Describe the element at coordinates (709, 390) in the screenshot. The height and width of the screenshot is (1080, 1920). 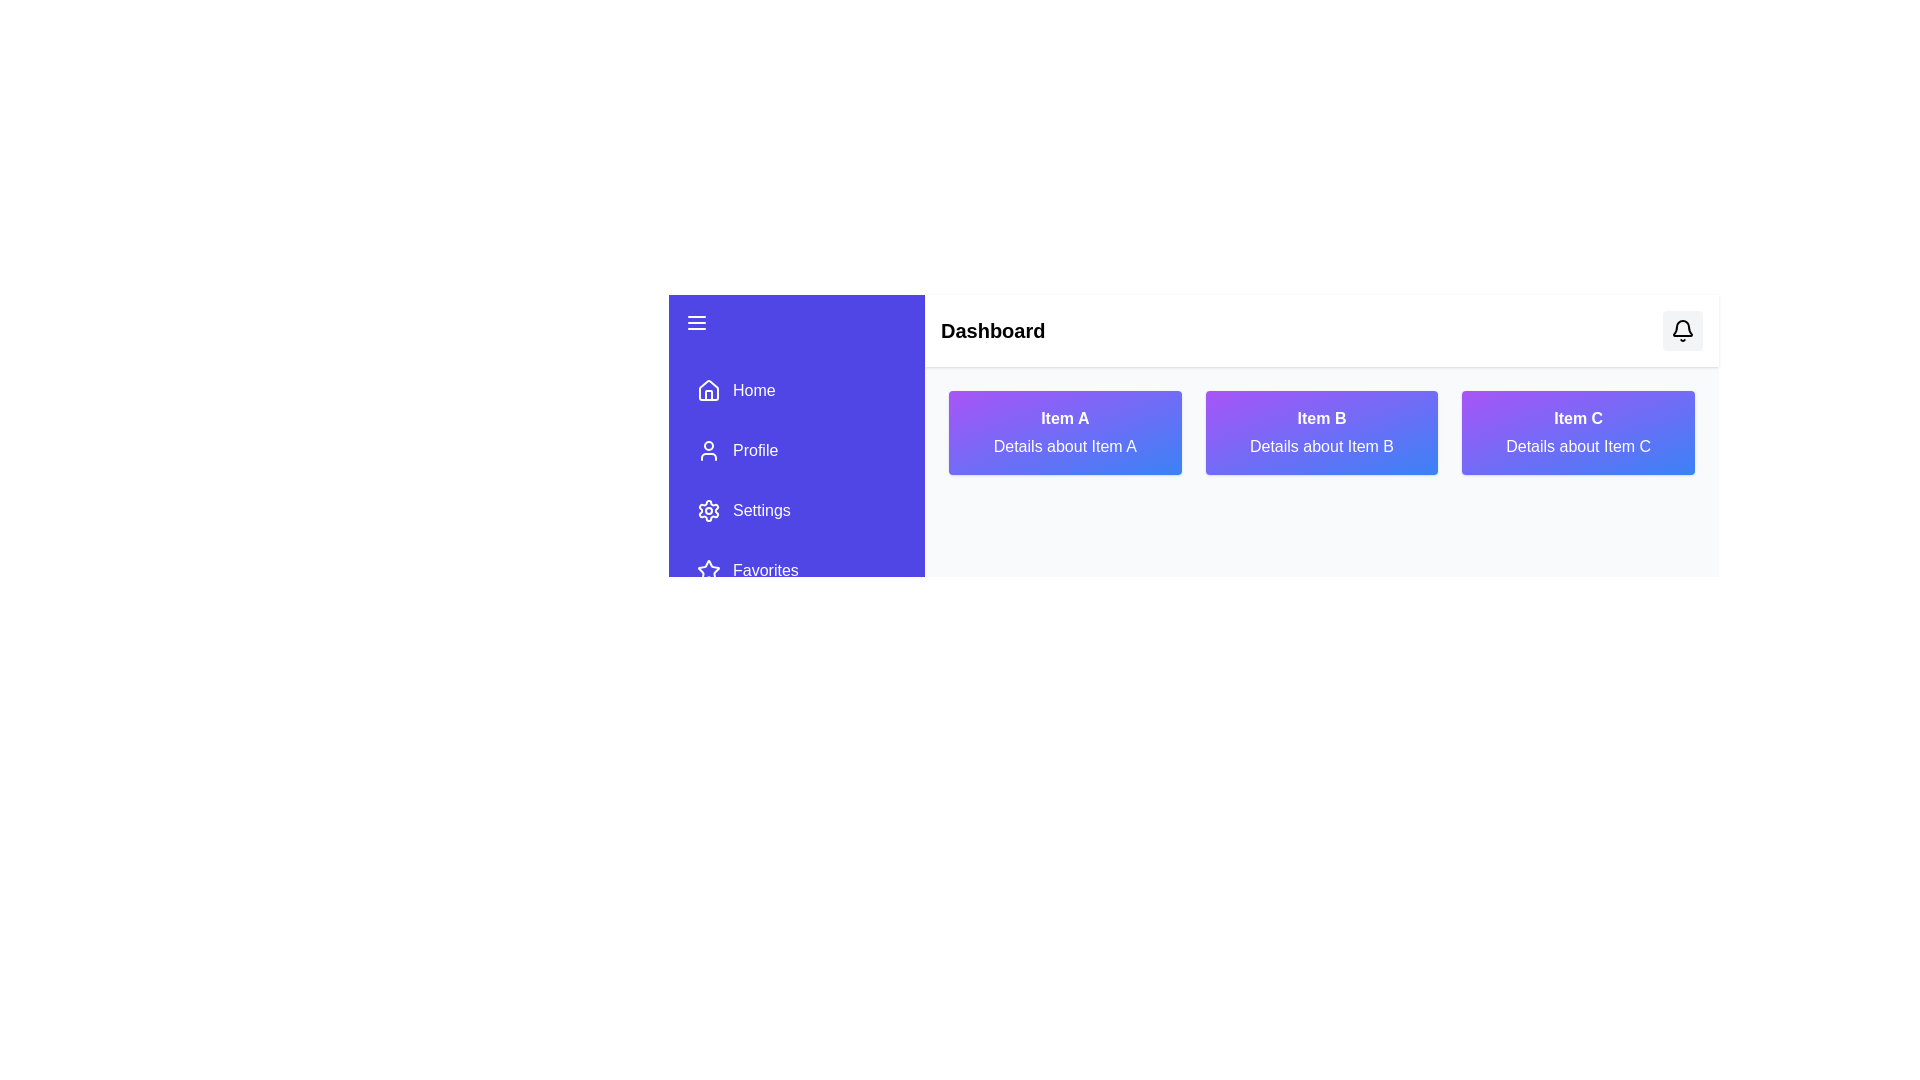
I see `the house-shaped icon in the vertical navigation sidebar labeled 'Home', which is the first button from the top` at that location.